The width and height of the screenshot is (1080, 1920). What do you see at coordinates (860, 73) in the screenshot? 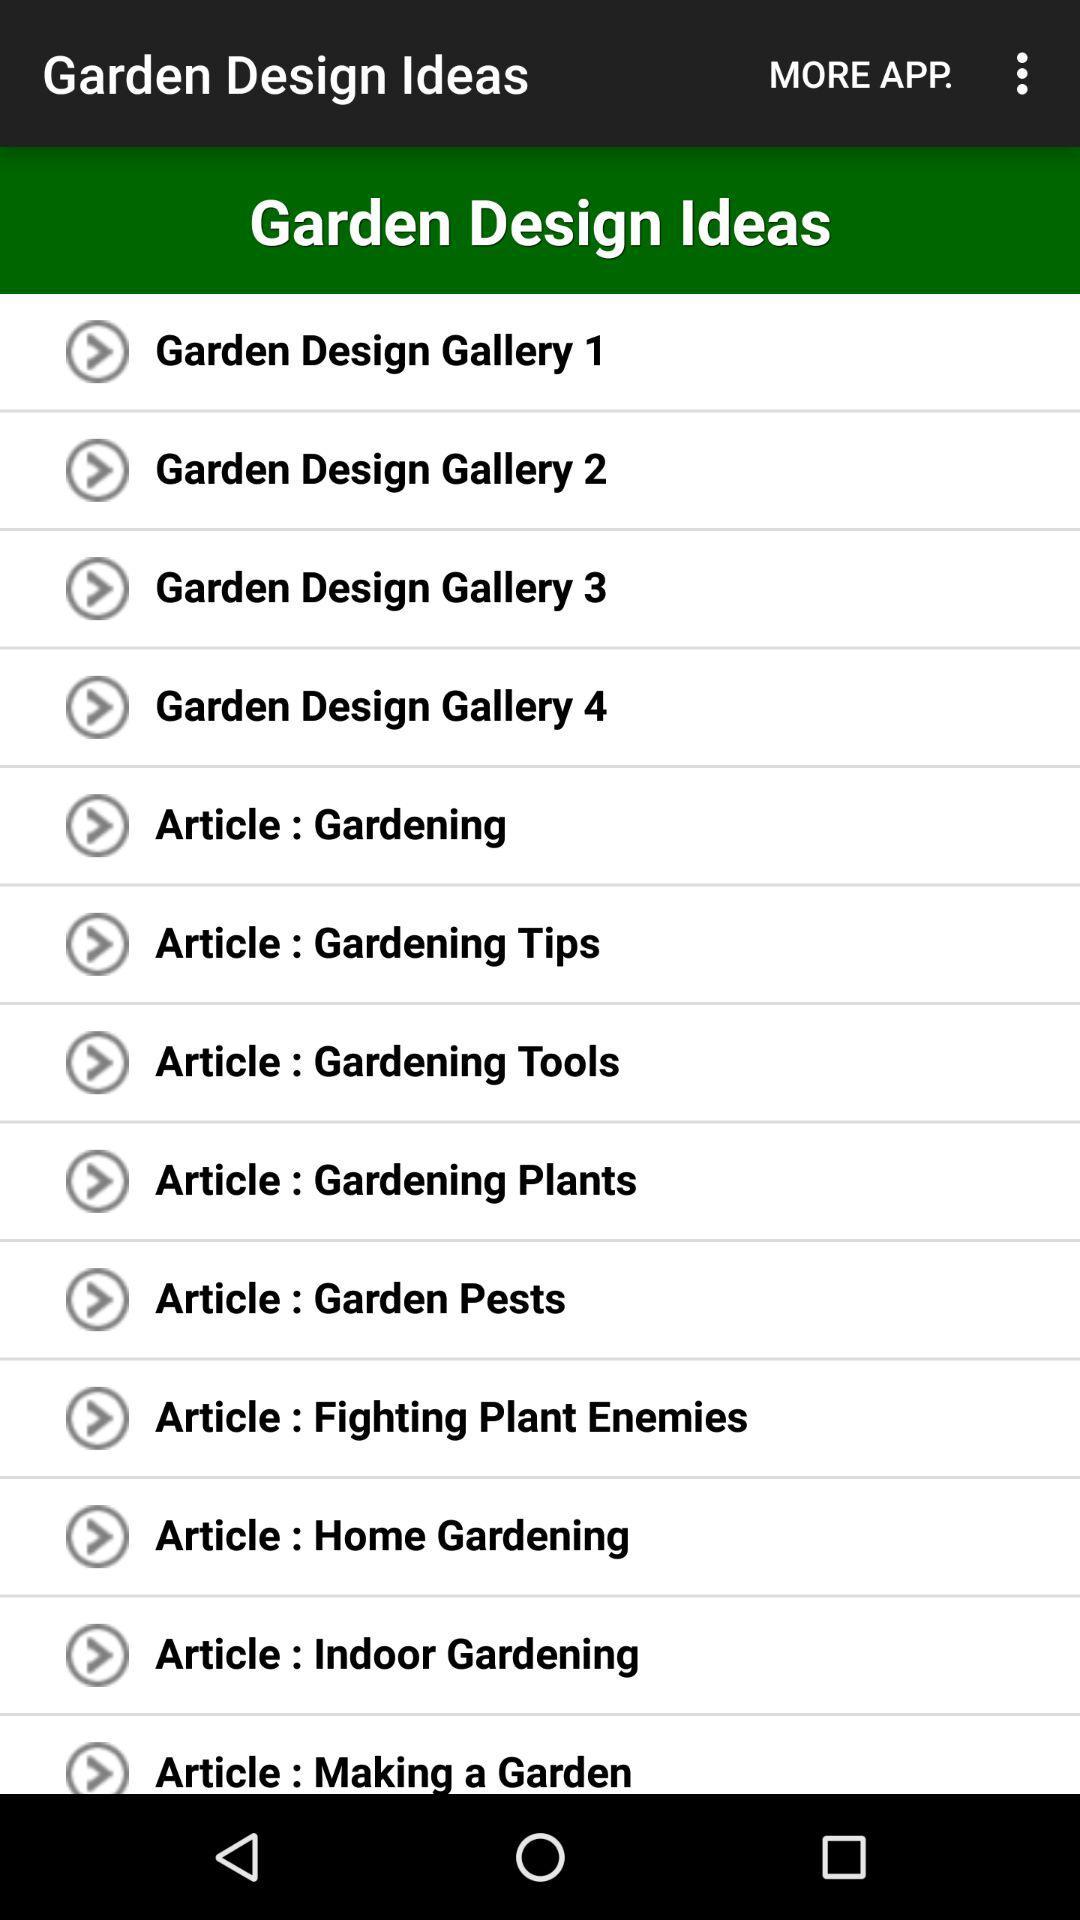
I see `more app. item` at bounding box center [860, 73].